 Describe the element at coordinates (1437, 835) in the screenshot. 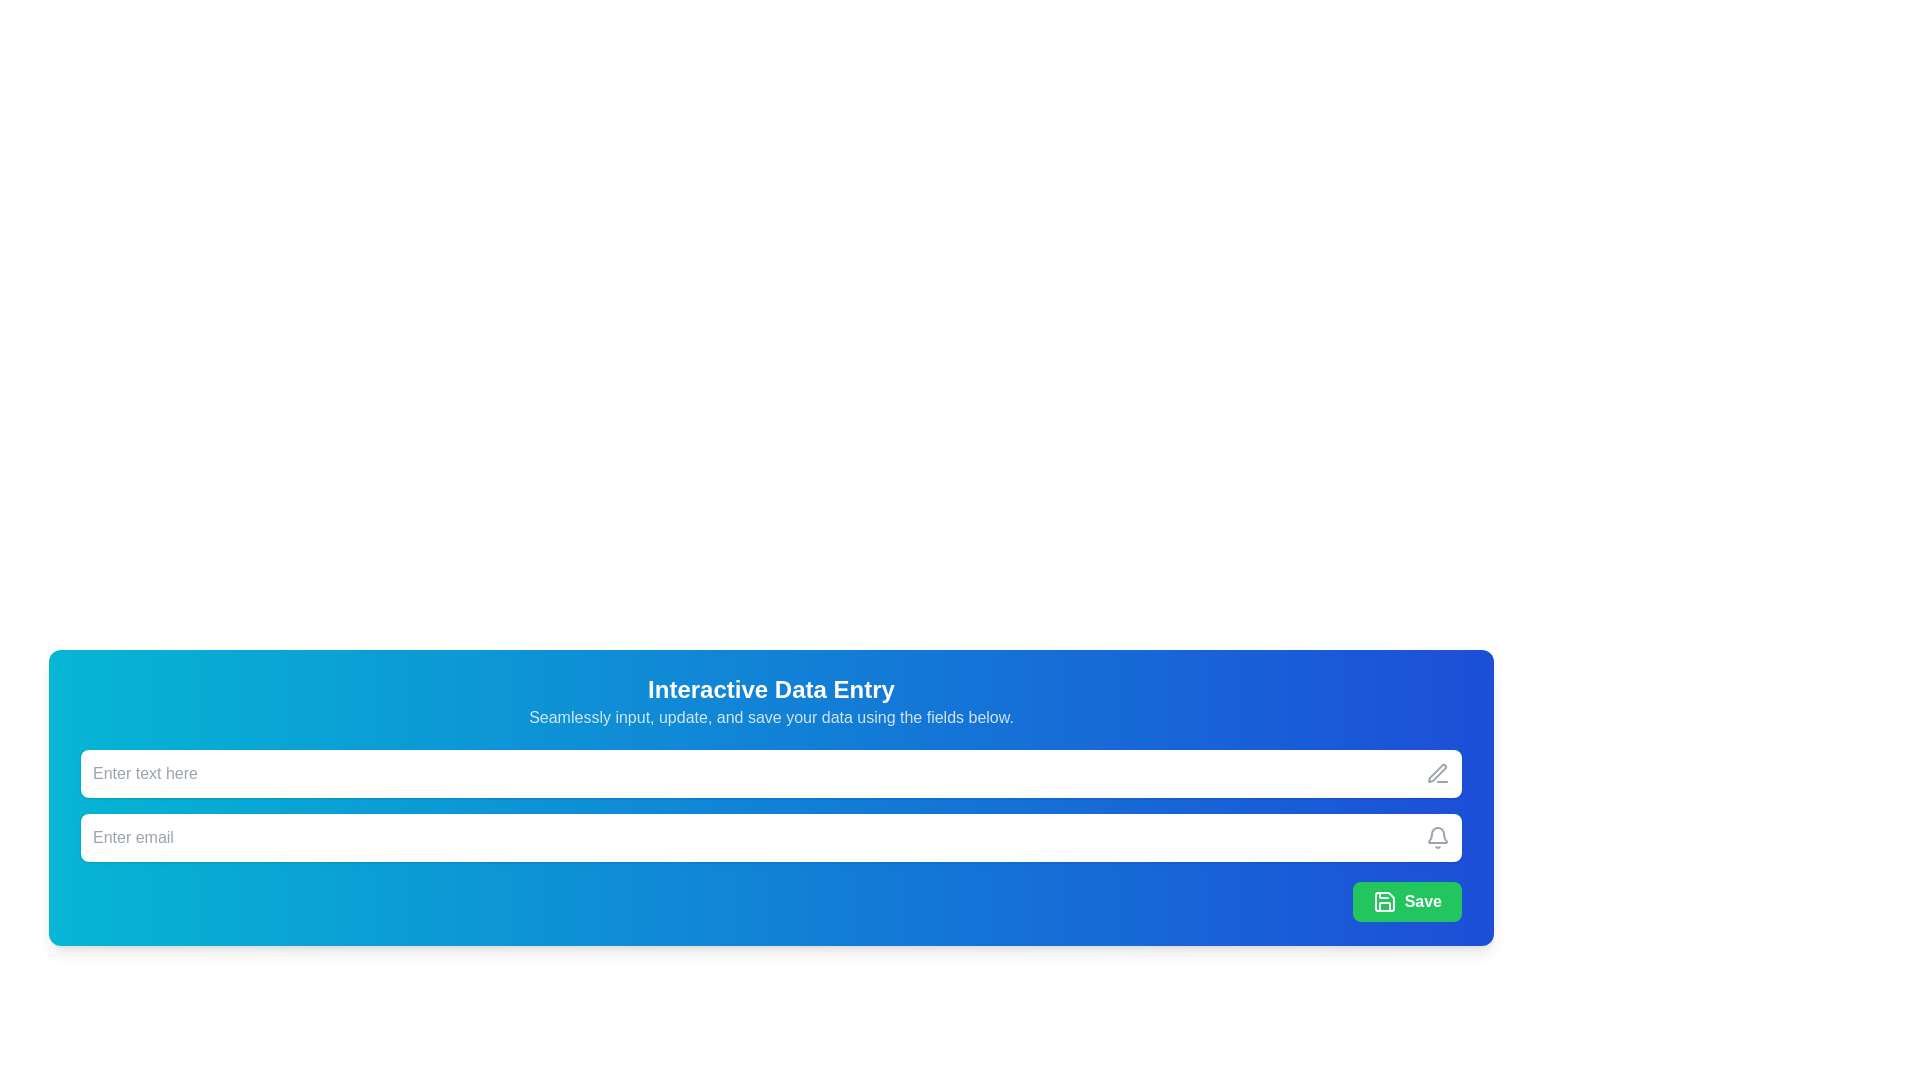

I see `the main body of the bell icon located at the top right corner of the interface, which symbolizes notifications or alerts` at that location.